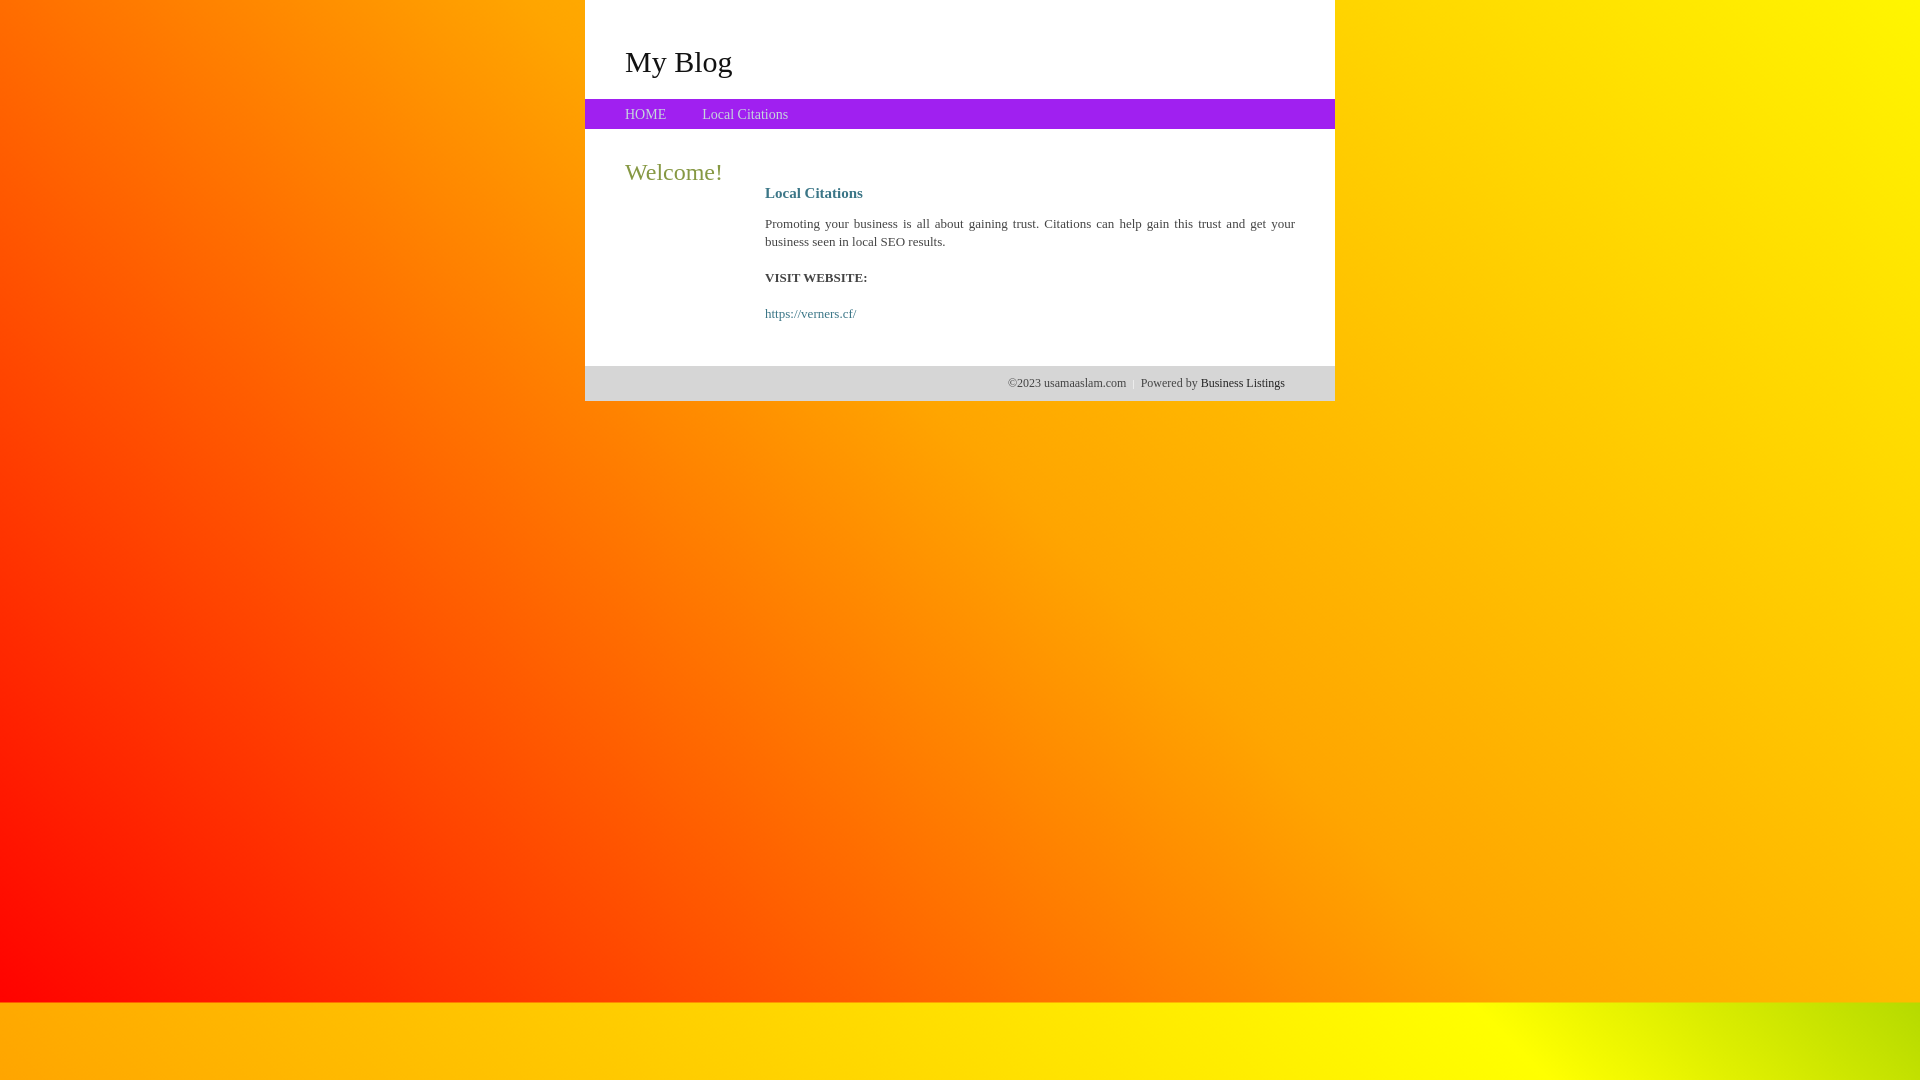  What do you see at coordinates (810, 313) in the screenshot?
I see `'https://verners.cf/'` at bounding box center [810, 313].